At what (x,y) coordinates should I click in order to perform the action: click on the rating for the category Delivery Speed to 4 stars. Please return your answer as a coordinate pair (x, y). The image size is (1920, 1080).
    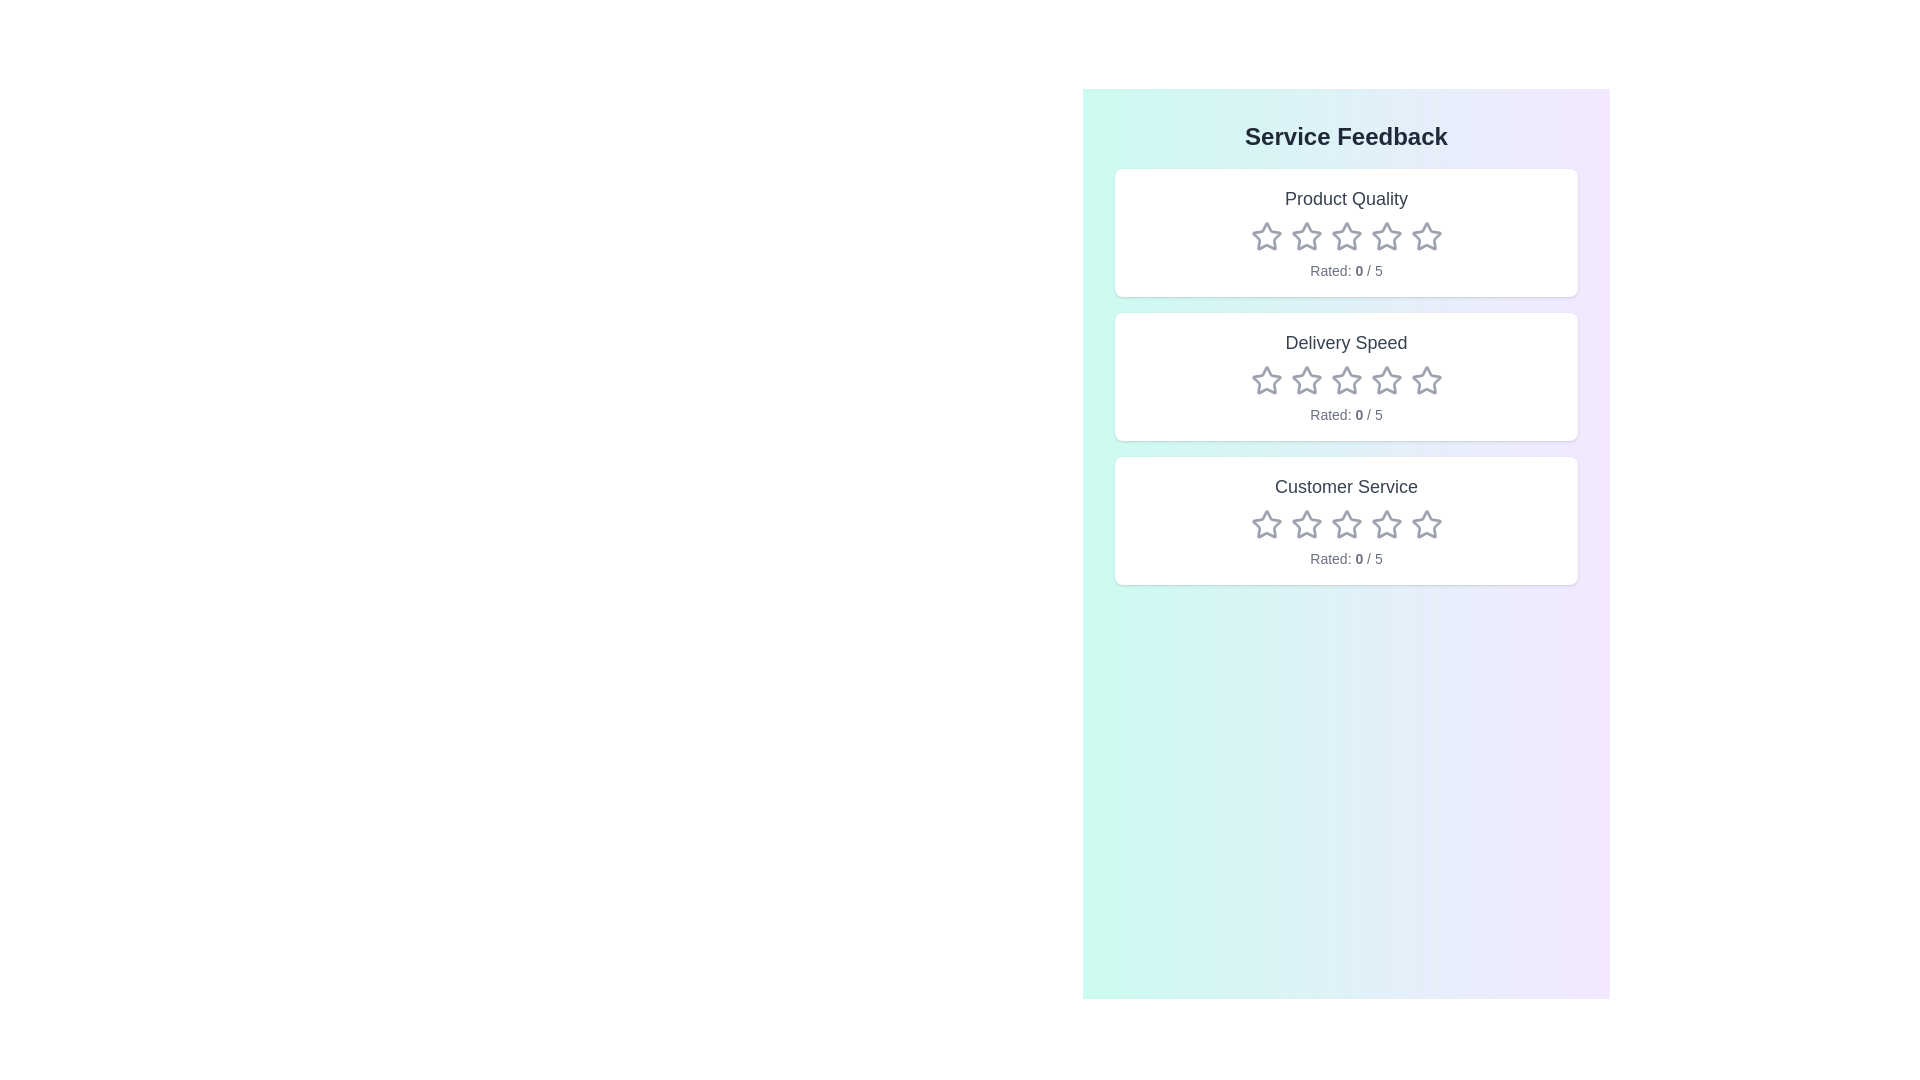
    Looking at the image, I should click on (1385, 381).